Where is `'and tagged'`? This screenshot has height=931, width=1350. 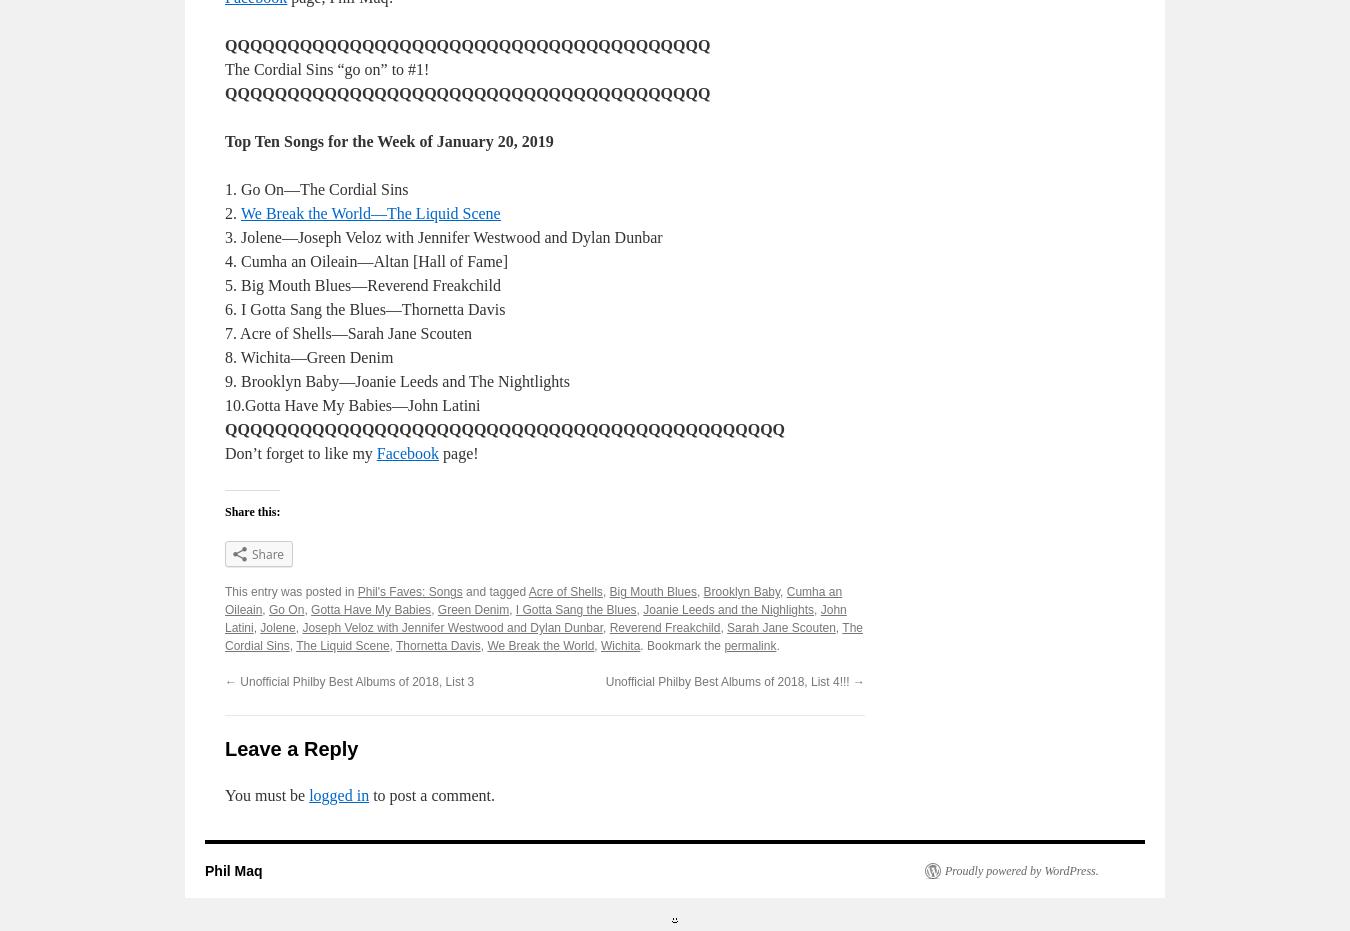
'and tagged' is located at coordinates (494, 591).